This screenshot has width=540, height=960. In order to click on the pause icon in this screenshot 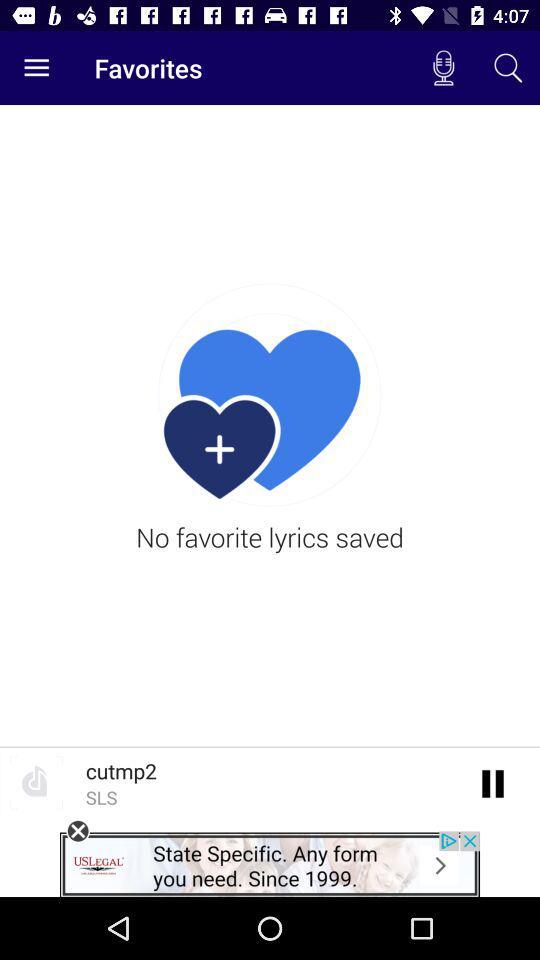, I will do `click(492, 782)`.